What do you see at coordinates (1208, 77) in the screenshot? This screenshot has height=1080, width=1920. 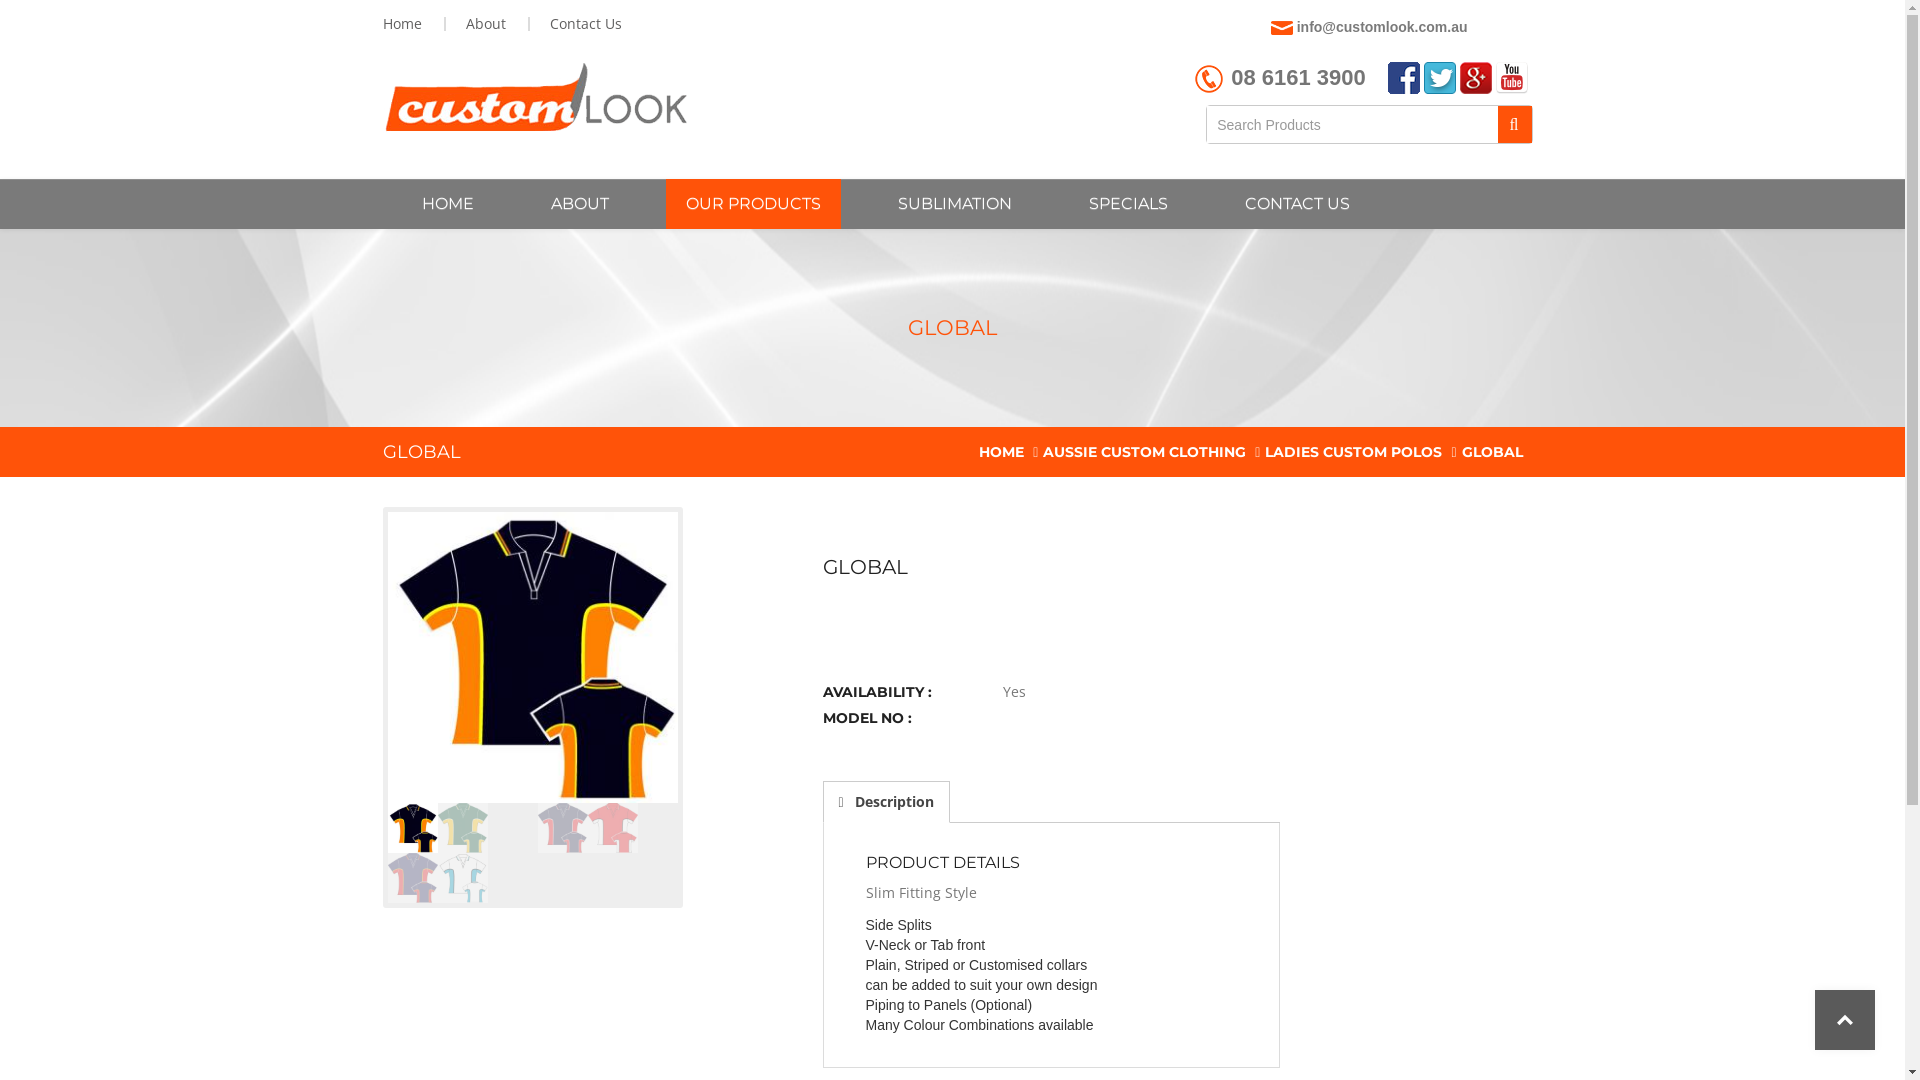 I see `'Custom Phone Icon'` at bounding box center [1208, 77].